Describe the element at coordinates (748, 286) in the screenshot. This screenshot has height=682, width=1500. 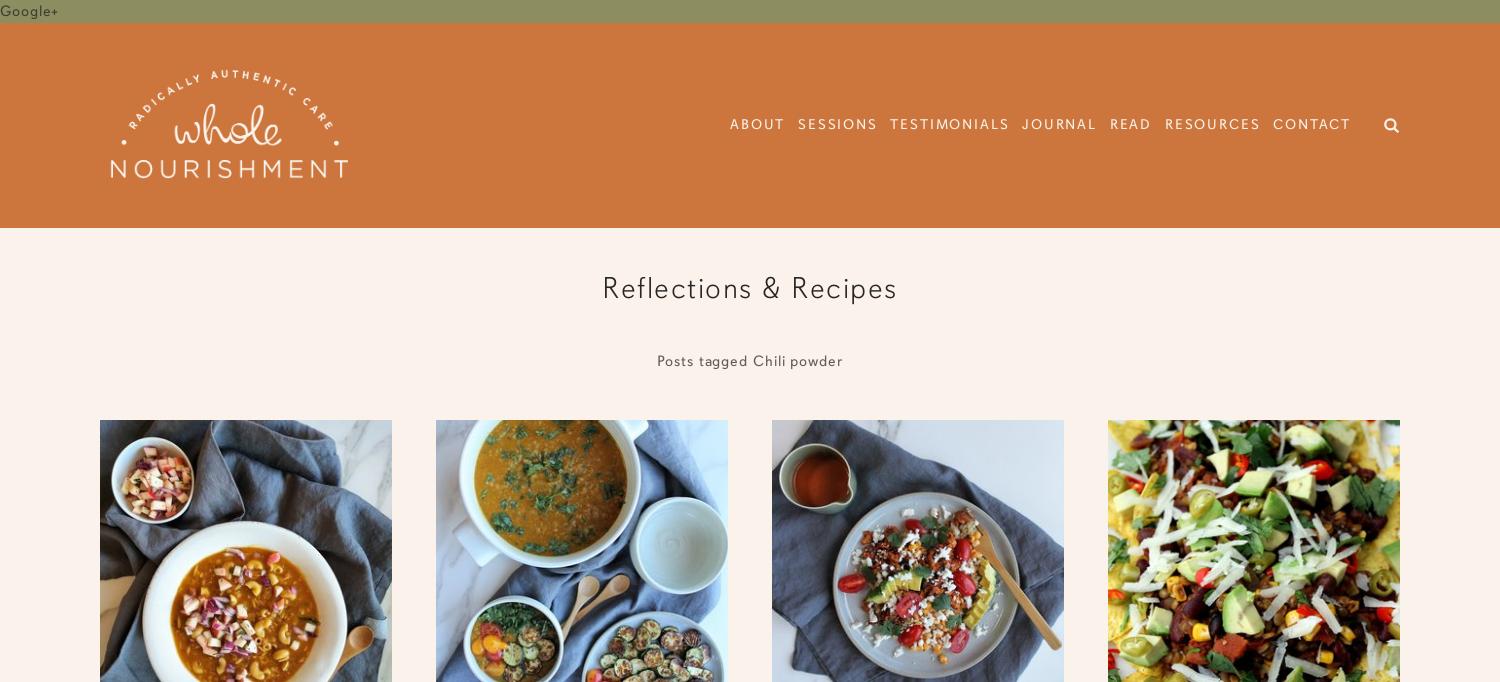
I see `'Reflections & Recipes'` at that location.